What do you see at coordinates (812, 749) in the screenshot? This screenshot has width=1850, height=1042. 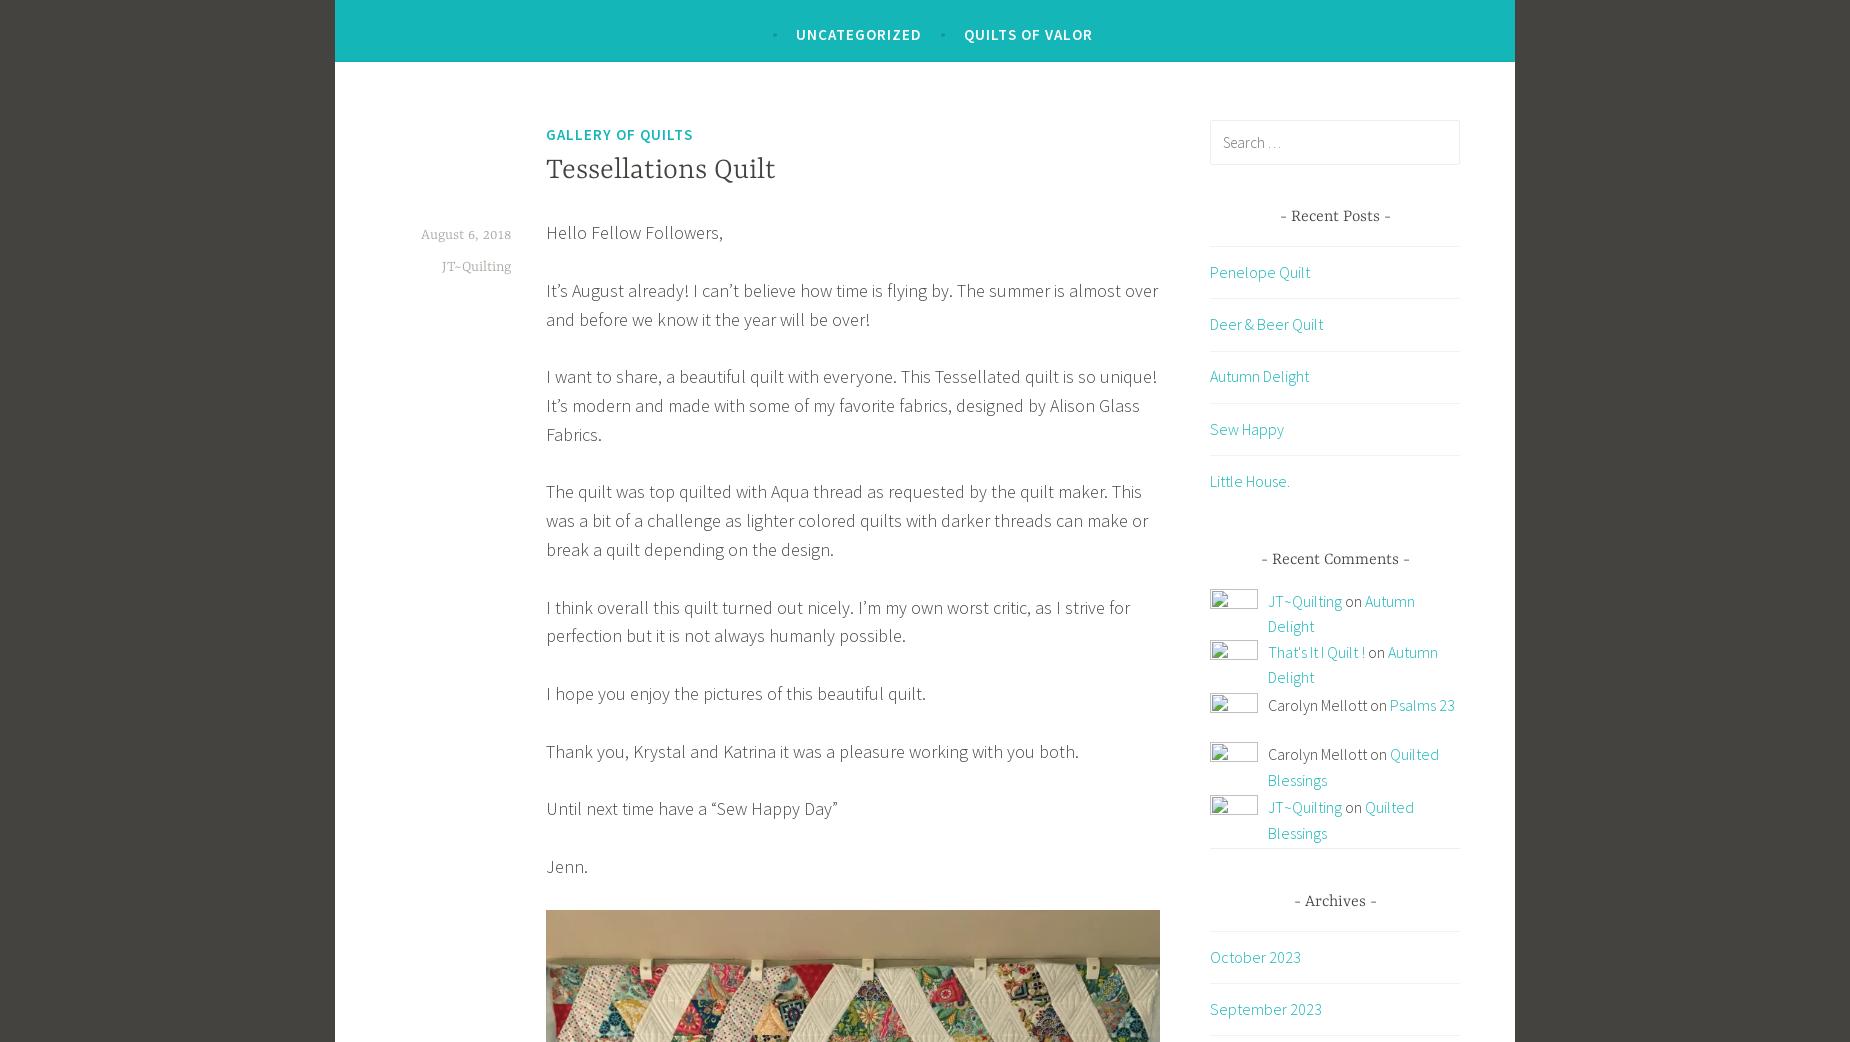 I see `'Thank you, Krystal and Katrina it was a pleasure working with you both.'` at bounding box center [812, 749].